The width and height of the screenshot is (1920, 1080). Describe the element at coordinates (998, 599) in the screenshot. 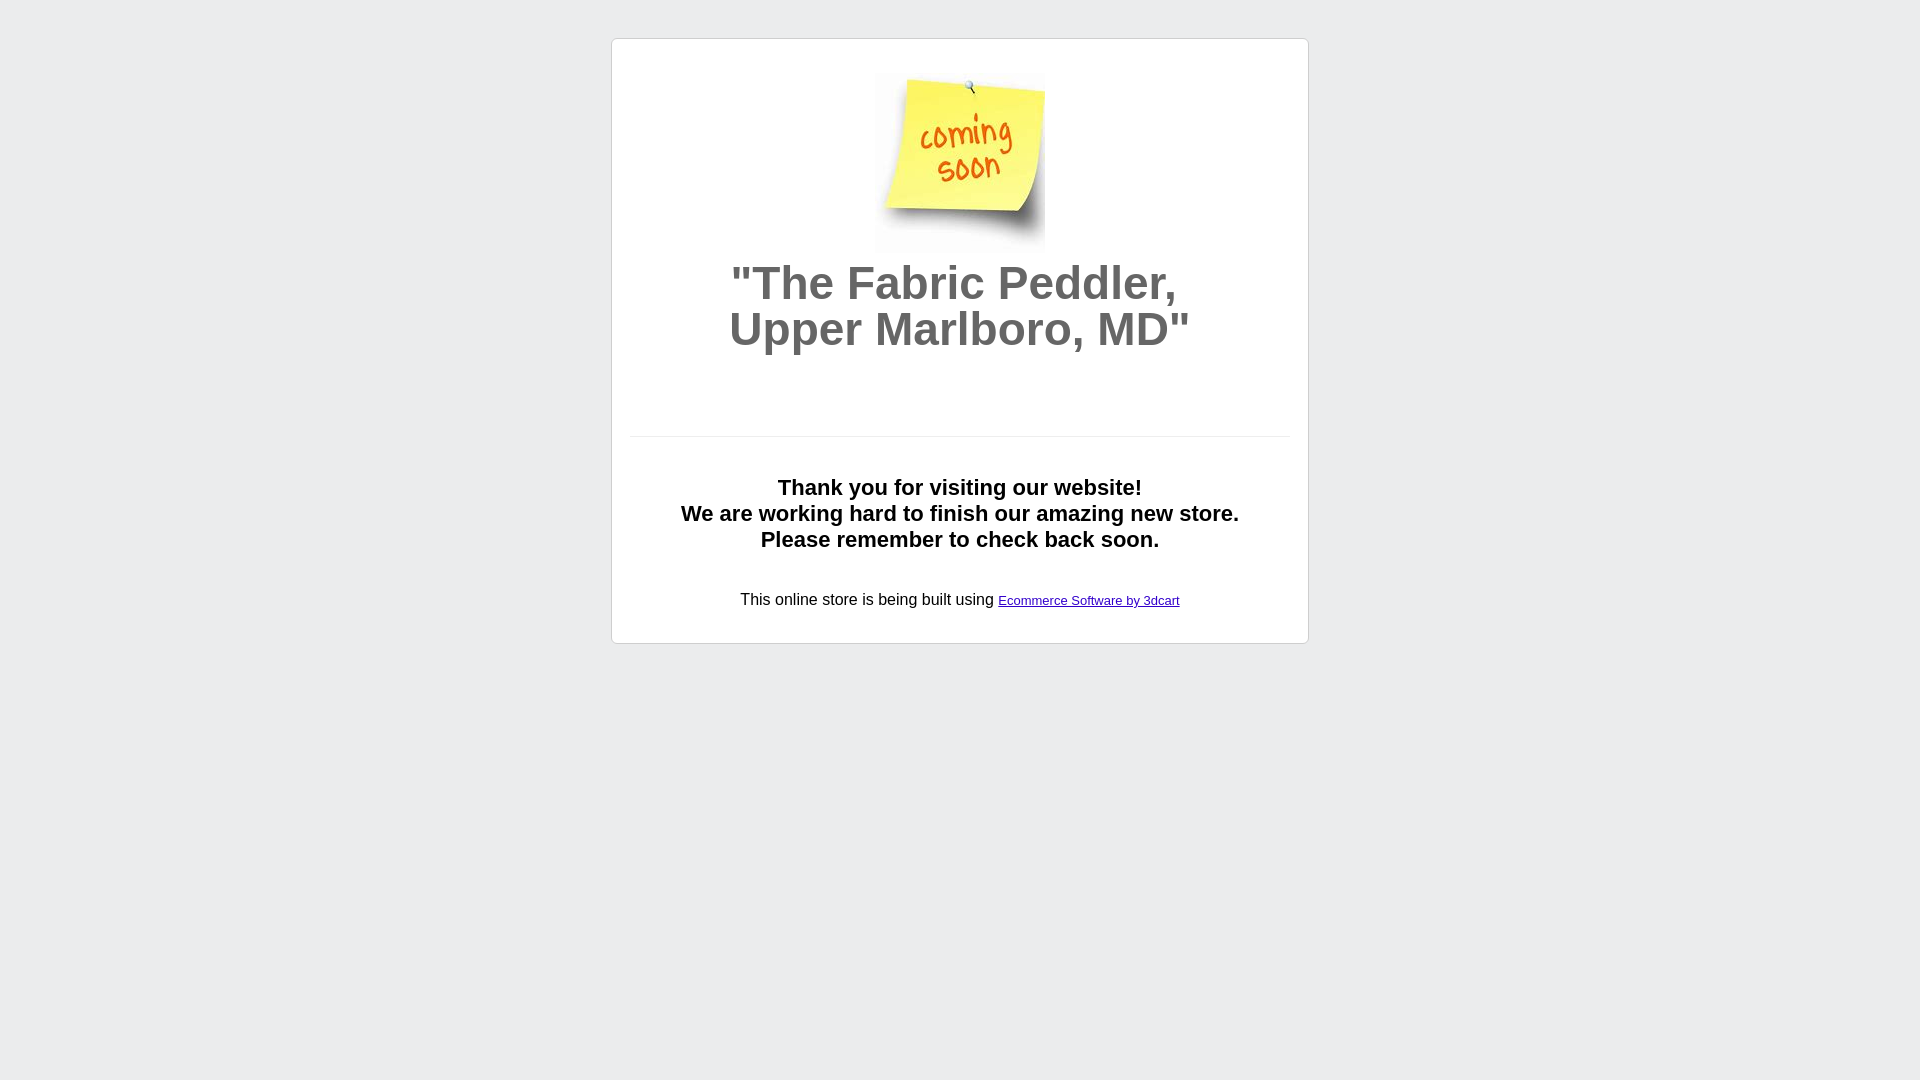

I see `'Ecommerce Software by 3dcart'` at that location.